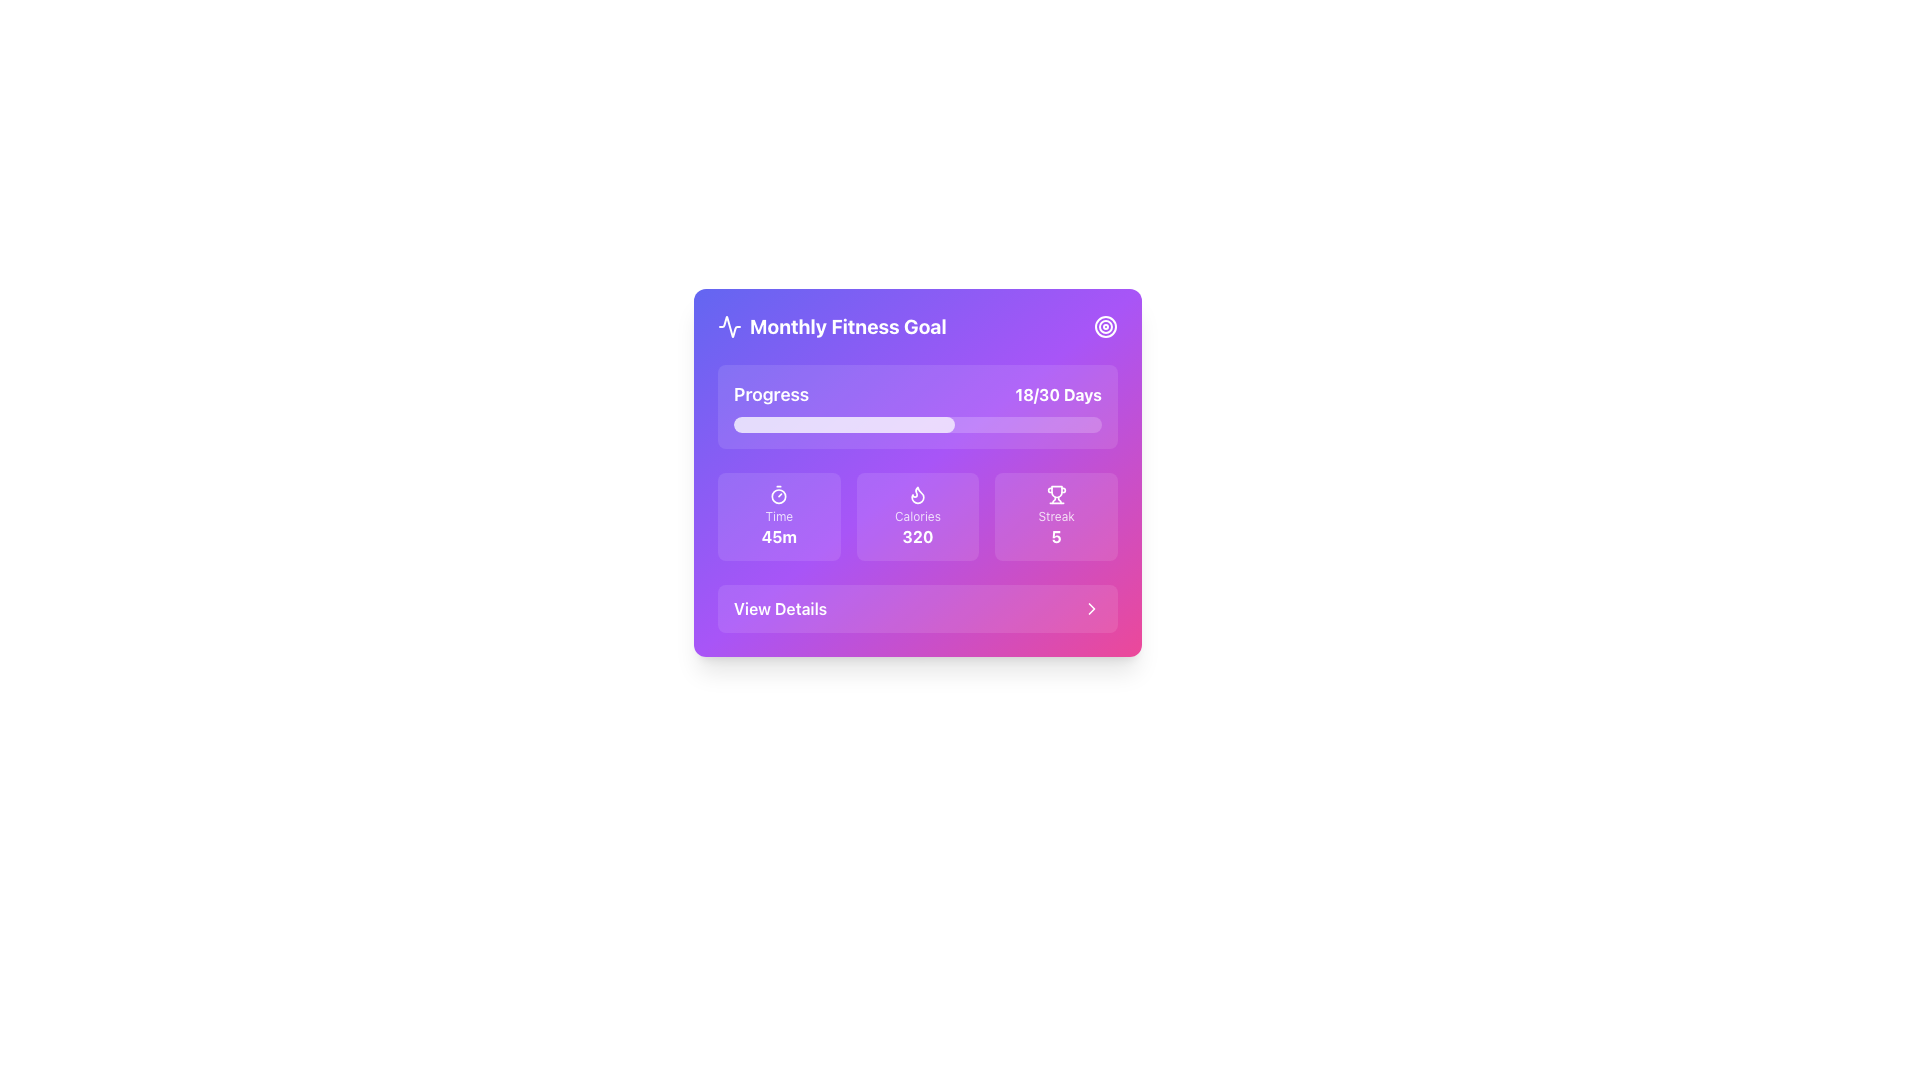 This screenshot has width=1920, height=1080. What do you see at coordinates (848, 326) in the screenshot?
I see `the fitness tracking title text label located near the top-left area of the card interface, which is aligned in the central row among its siblings and situated to the right of an activity graph icon` at bounding box center [848, 326].